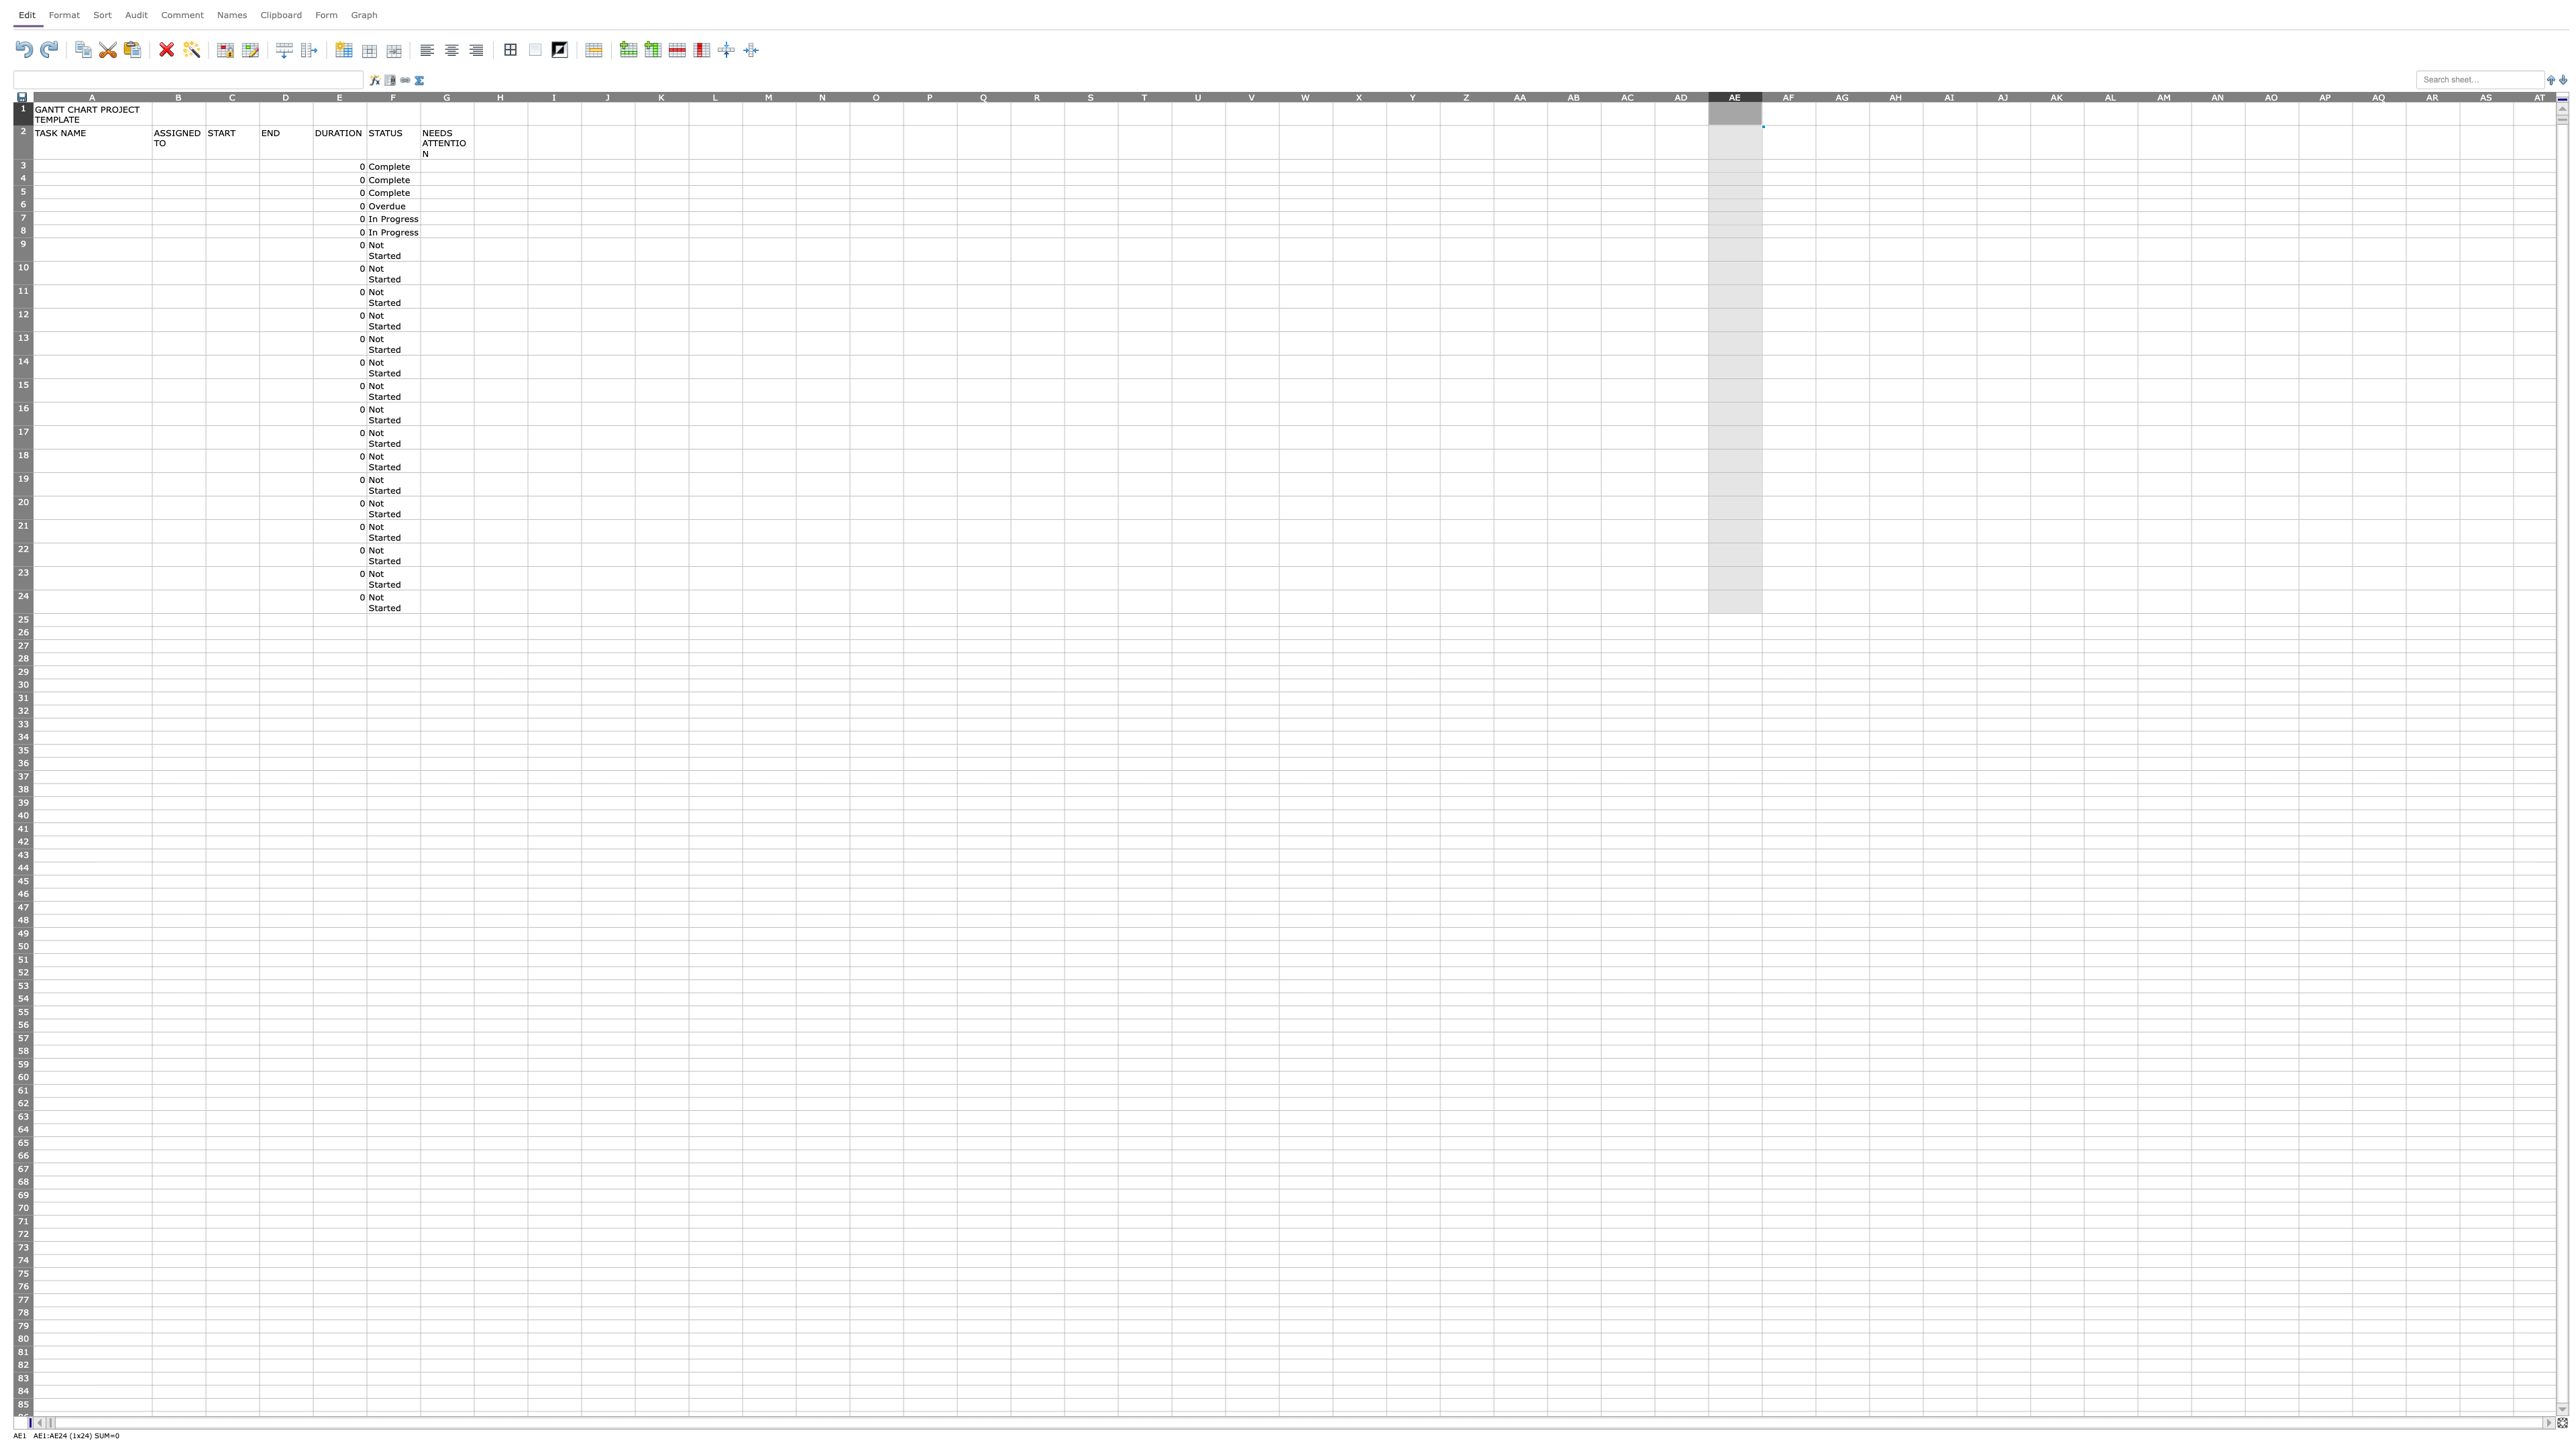 This screenshot has width=2576, height=1449. Describe the element at coordinates (1870, 95) in the screenshot. I see `Hover over column AG's resize handle` at that location.